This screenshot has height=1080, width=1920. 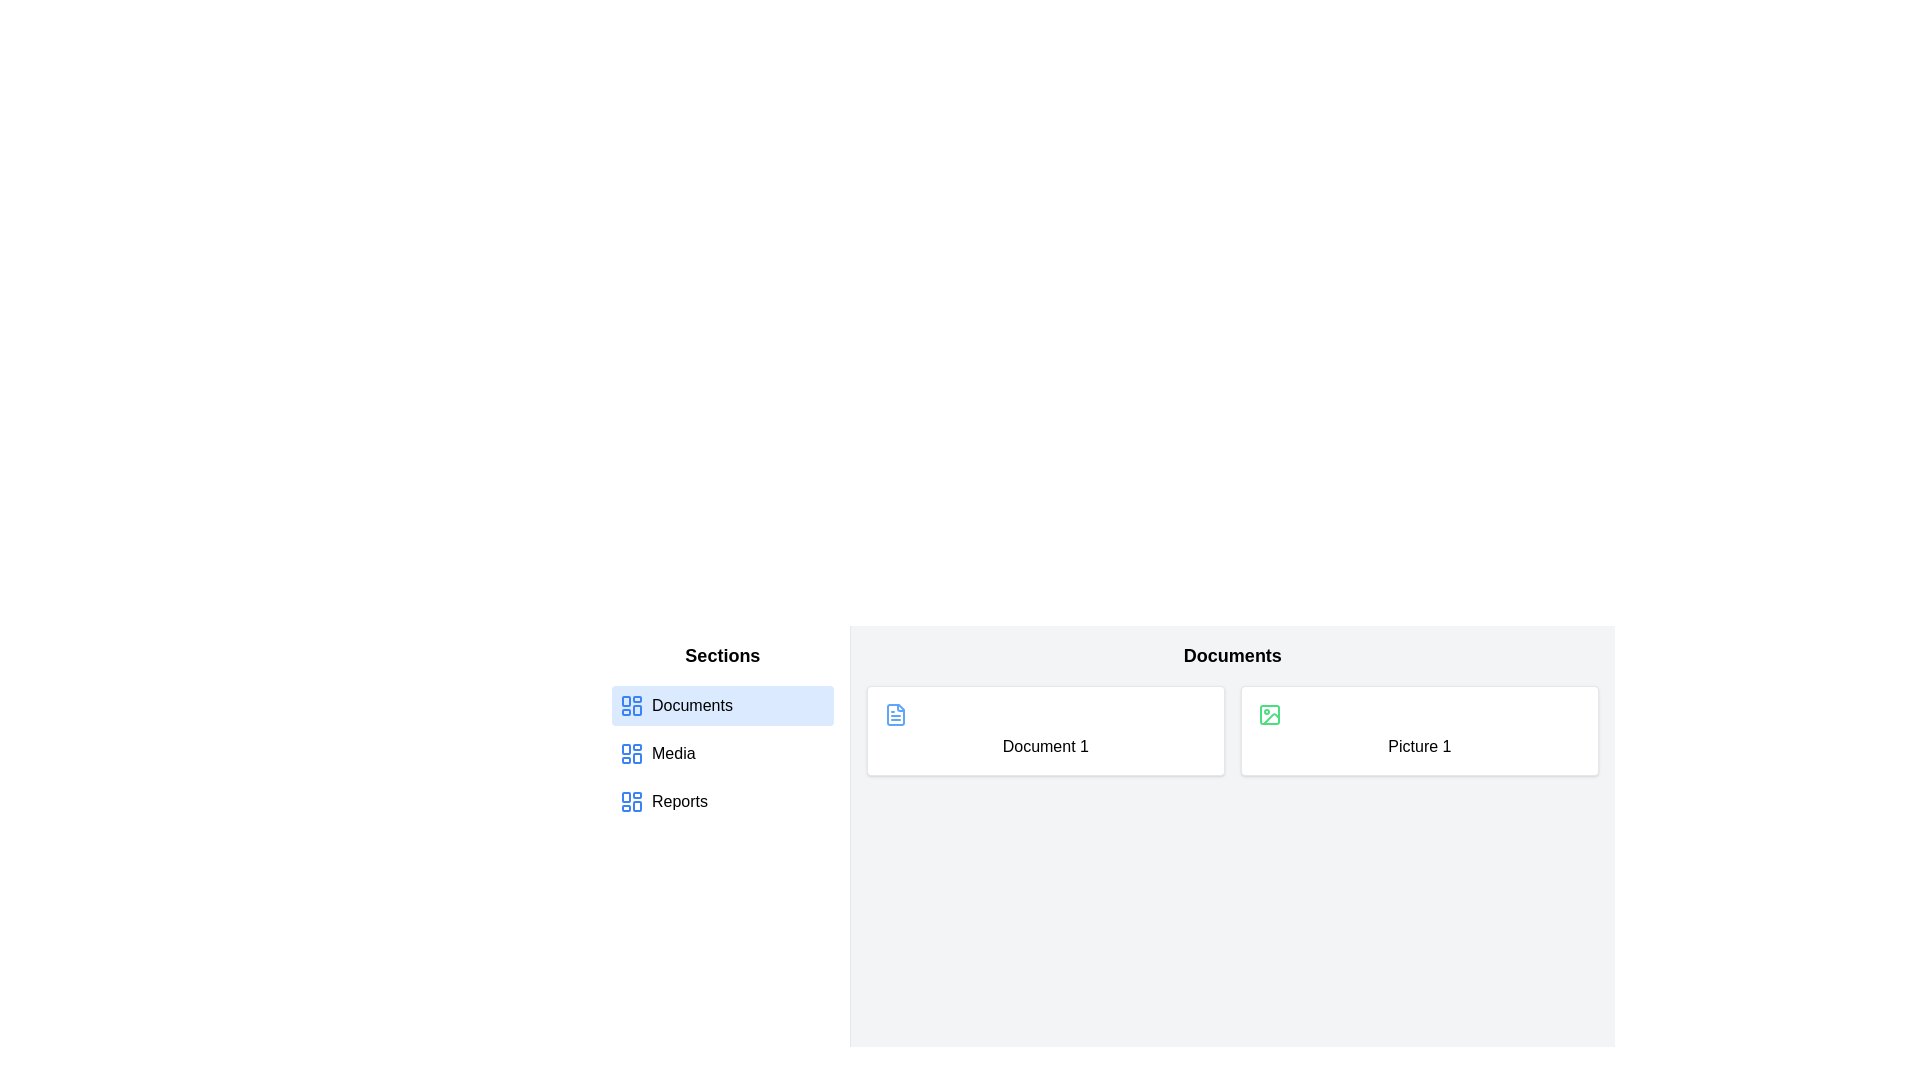 What do you see at coordinates (1044, 731) in the screenshot?
I see `the first card in the 'Documents' section` at bounding box center [1044, 731].